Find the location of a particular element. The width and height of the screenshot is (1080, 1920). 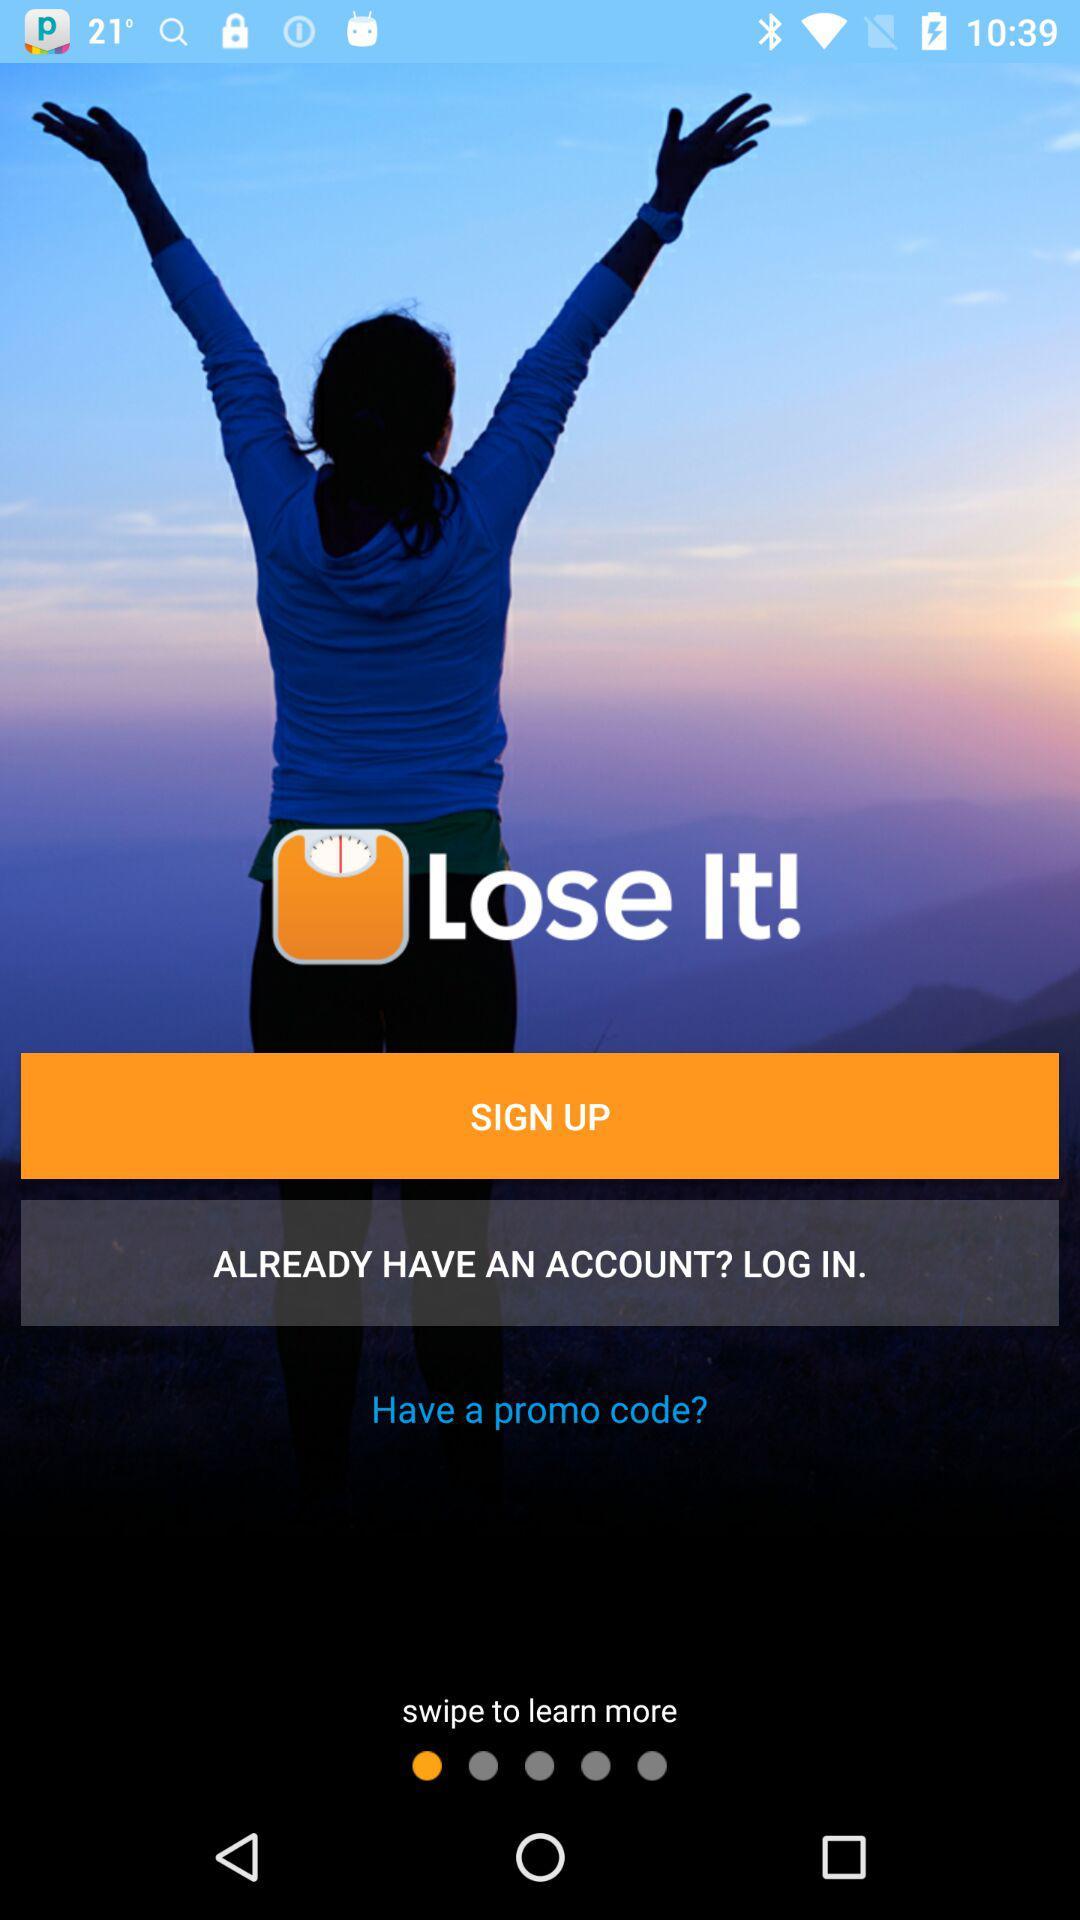

have a promo icon is located at coordinates (538, 1407).